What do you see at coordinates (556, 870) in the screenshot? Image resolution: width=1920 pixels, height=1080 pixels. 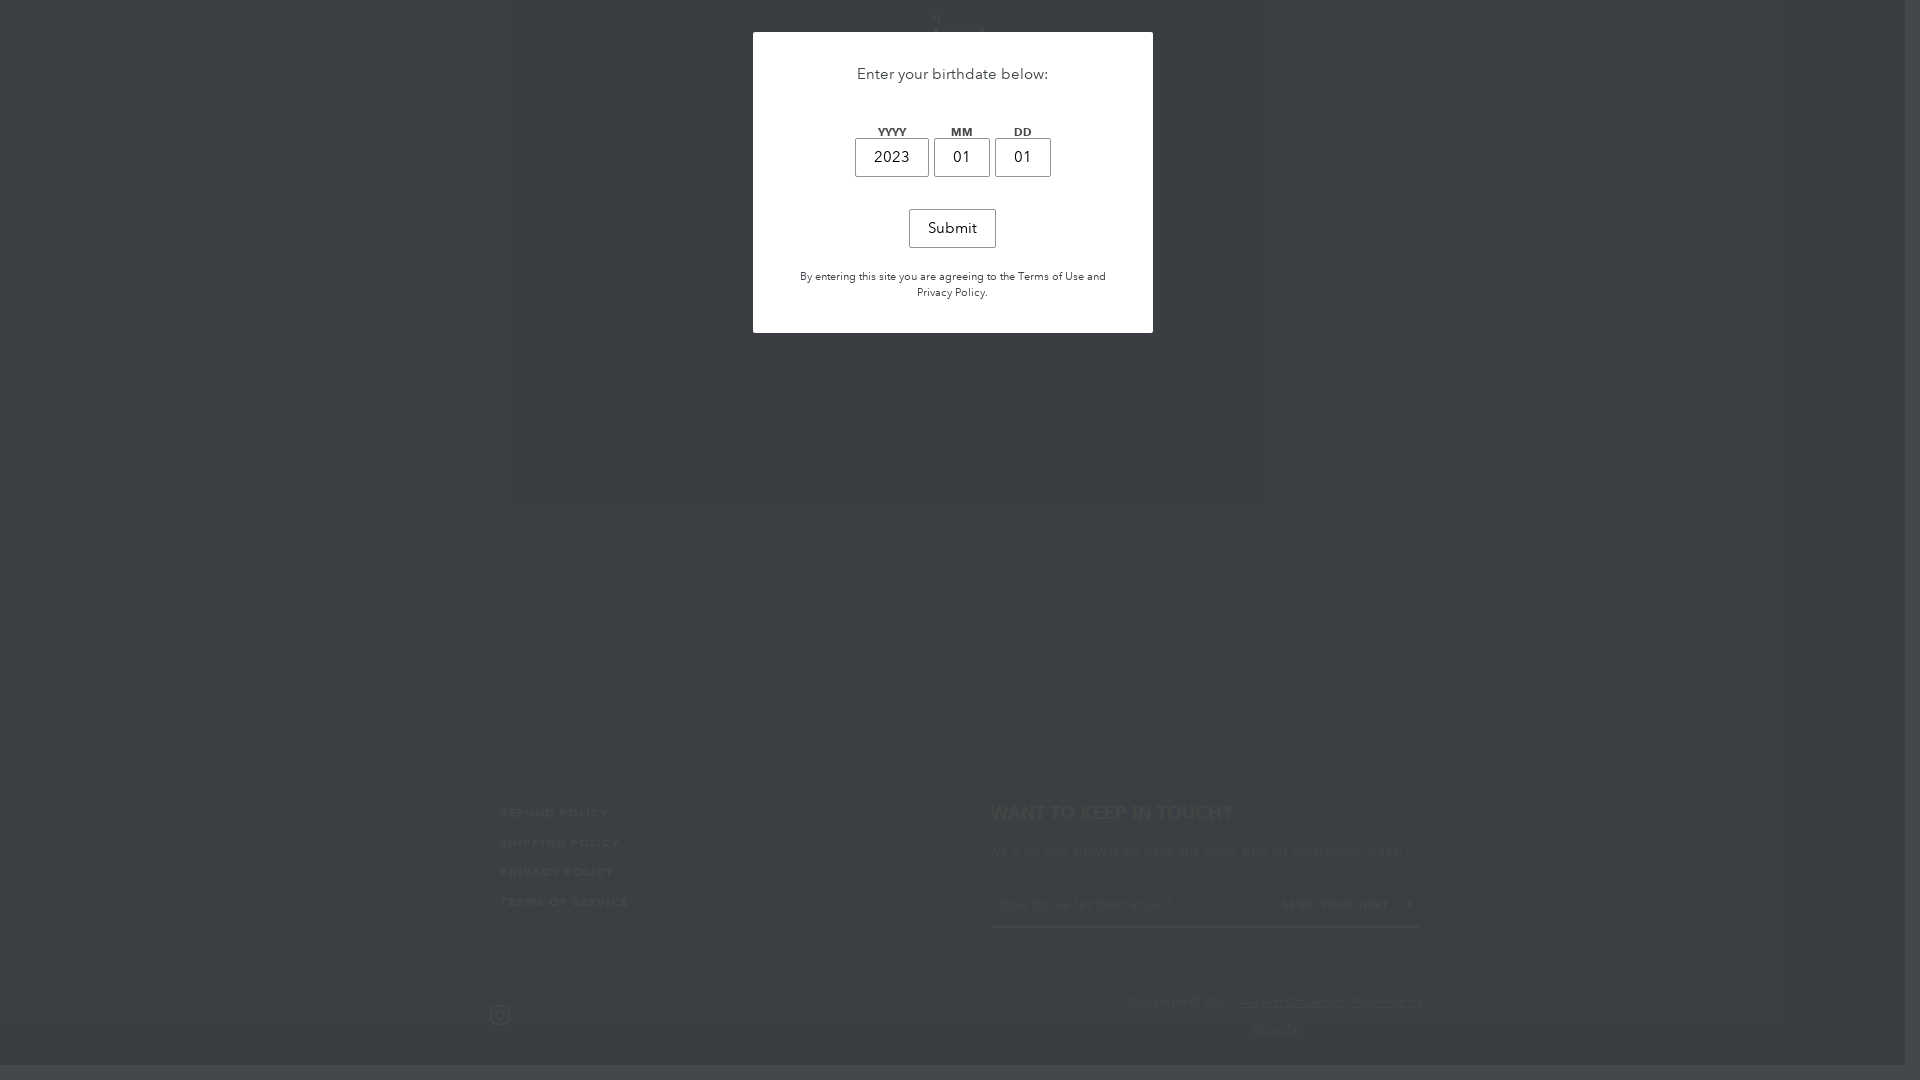 I see `'PRIVACY POLICY'` at bounding box center [556, 870].